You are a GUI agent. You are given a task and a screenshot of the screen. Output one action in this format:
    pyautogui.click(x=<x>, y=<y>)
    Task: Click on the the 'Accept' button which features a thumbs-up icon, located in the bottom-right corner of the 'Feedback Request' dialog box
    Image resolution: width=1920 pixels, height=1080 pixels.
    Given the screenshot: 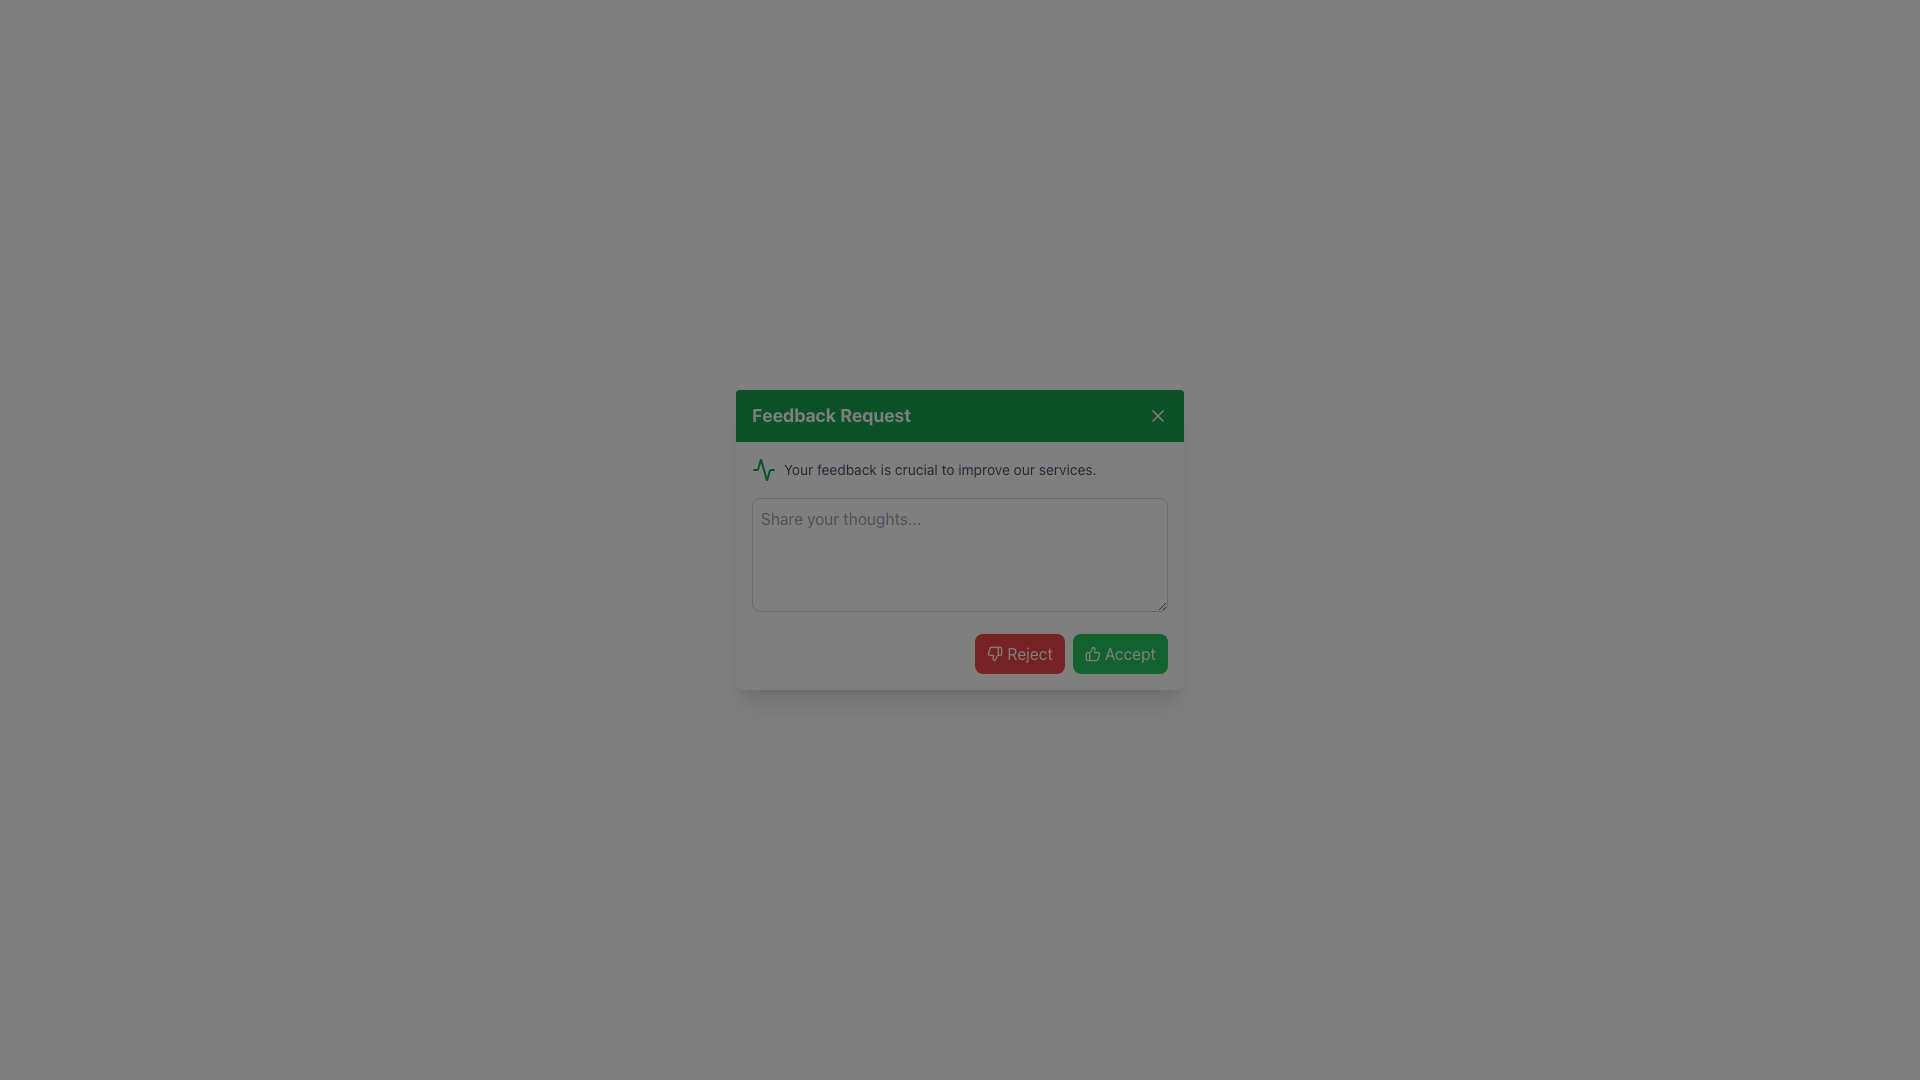 What is the action you would take?
    pyautogui.click(x=1091, y=654)
    